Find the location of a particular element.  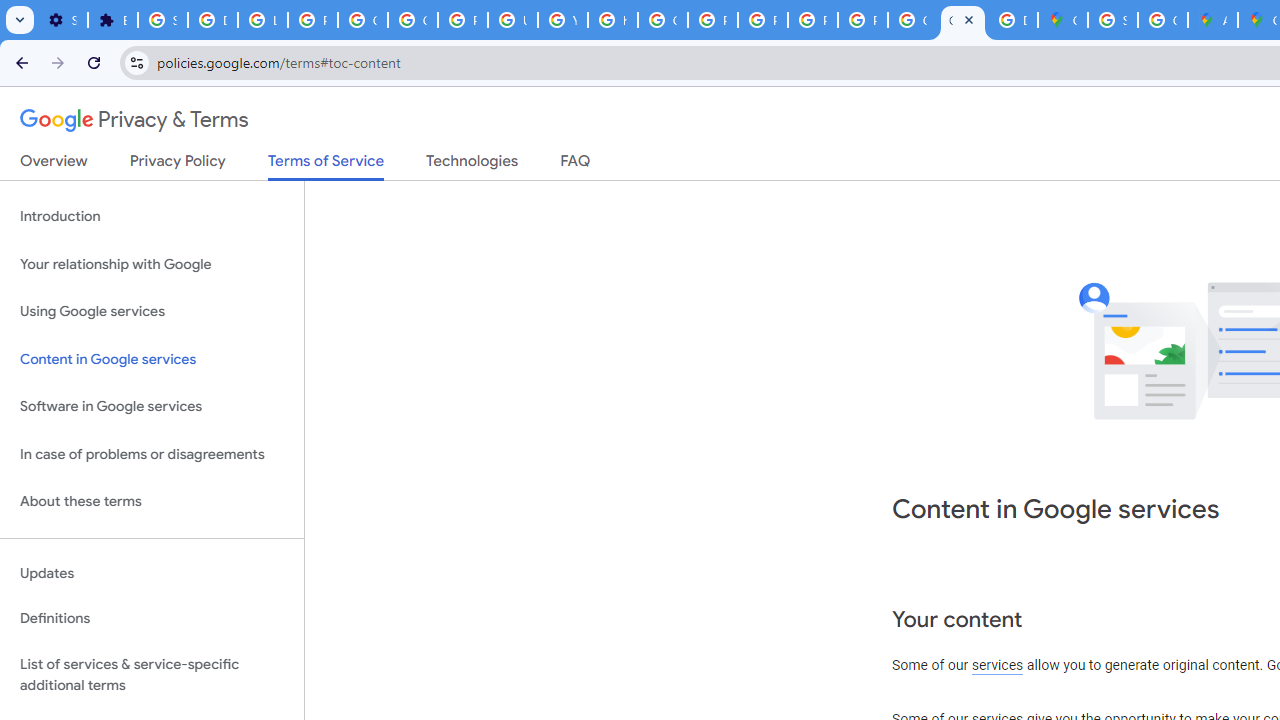

'Your relationship with Google' is located at coordinates (151, 263).